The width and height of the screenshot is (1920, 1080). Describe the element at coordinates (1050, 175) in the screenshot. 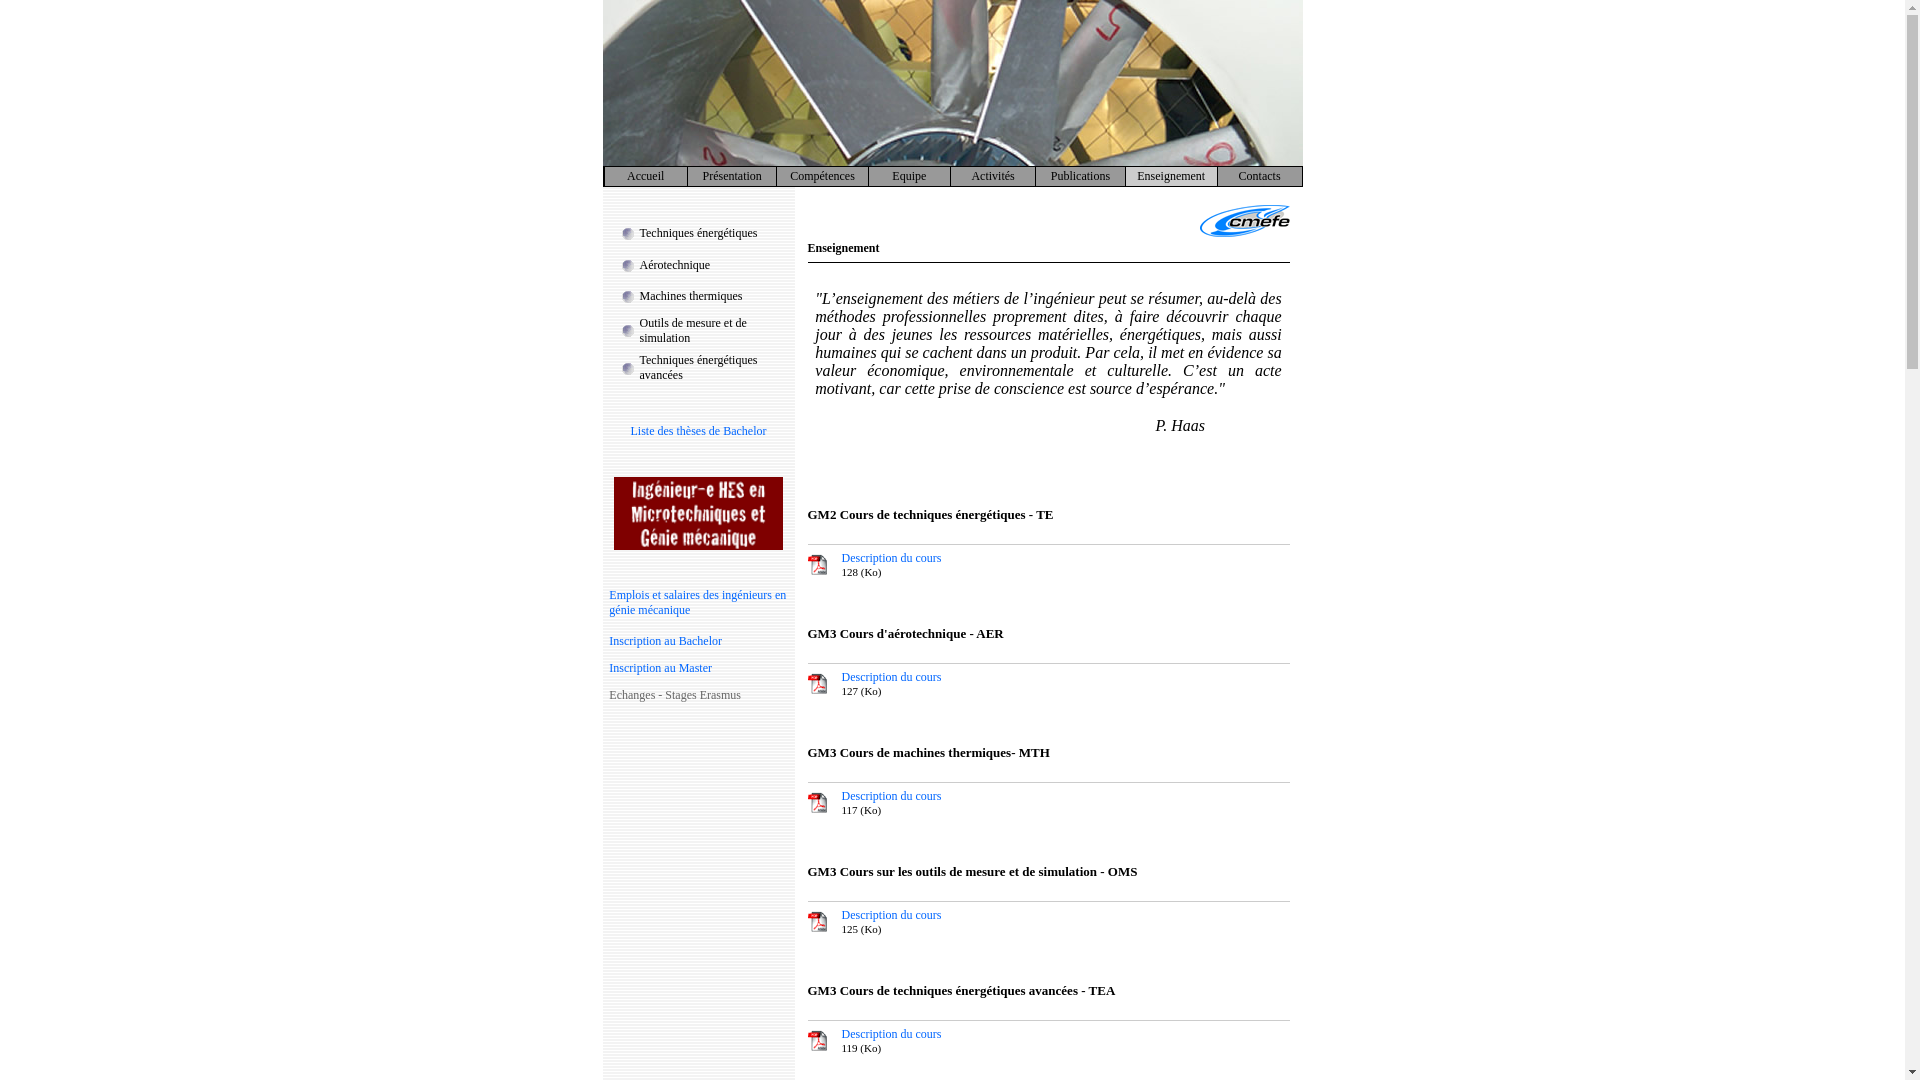

I see `'Publications'` at that location.